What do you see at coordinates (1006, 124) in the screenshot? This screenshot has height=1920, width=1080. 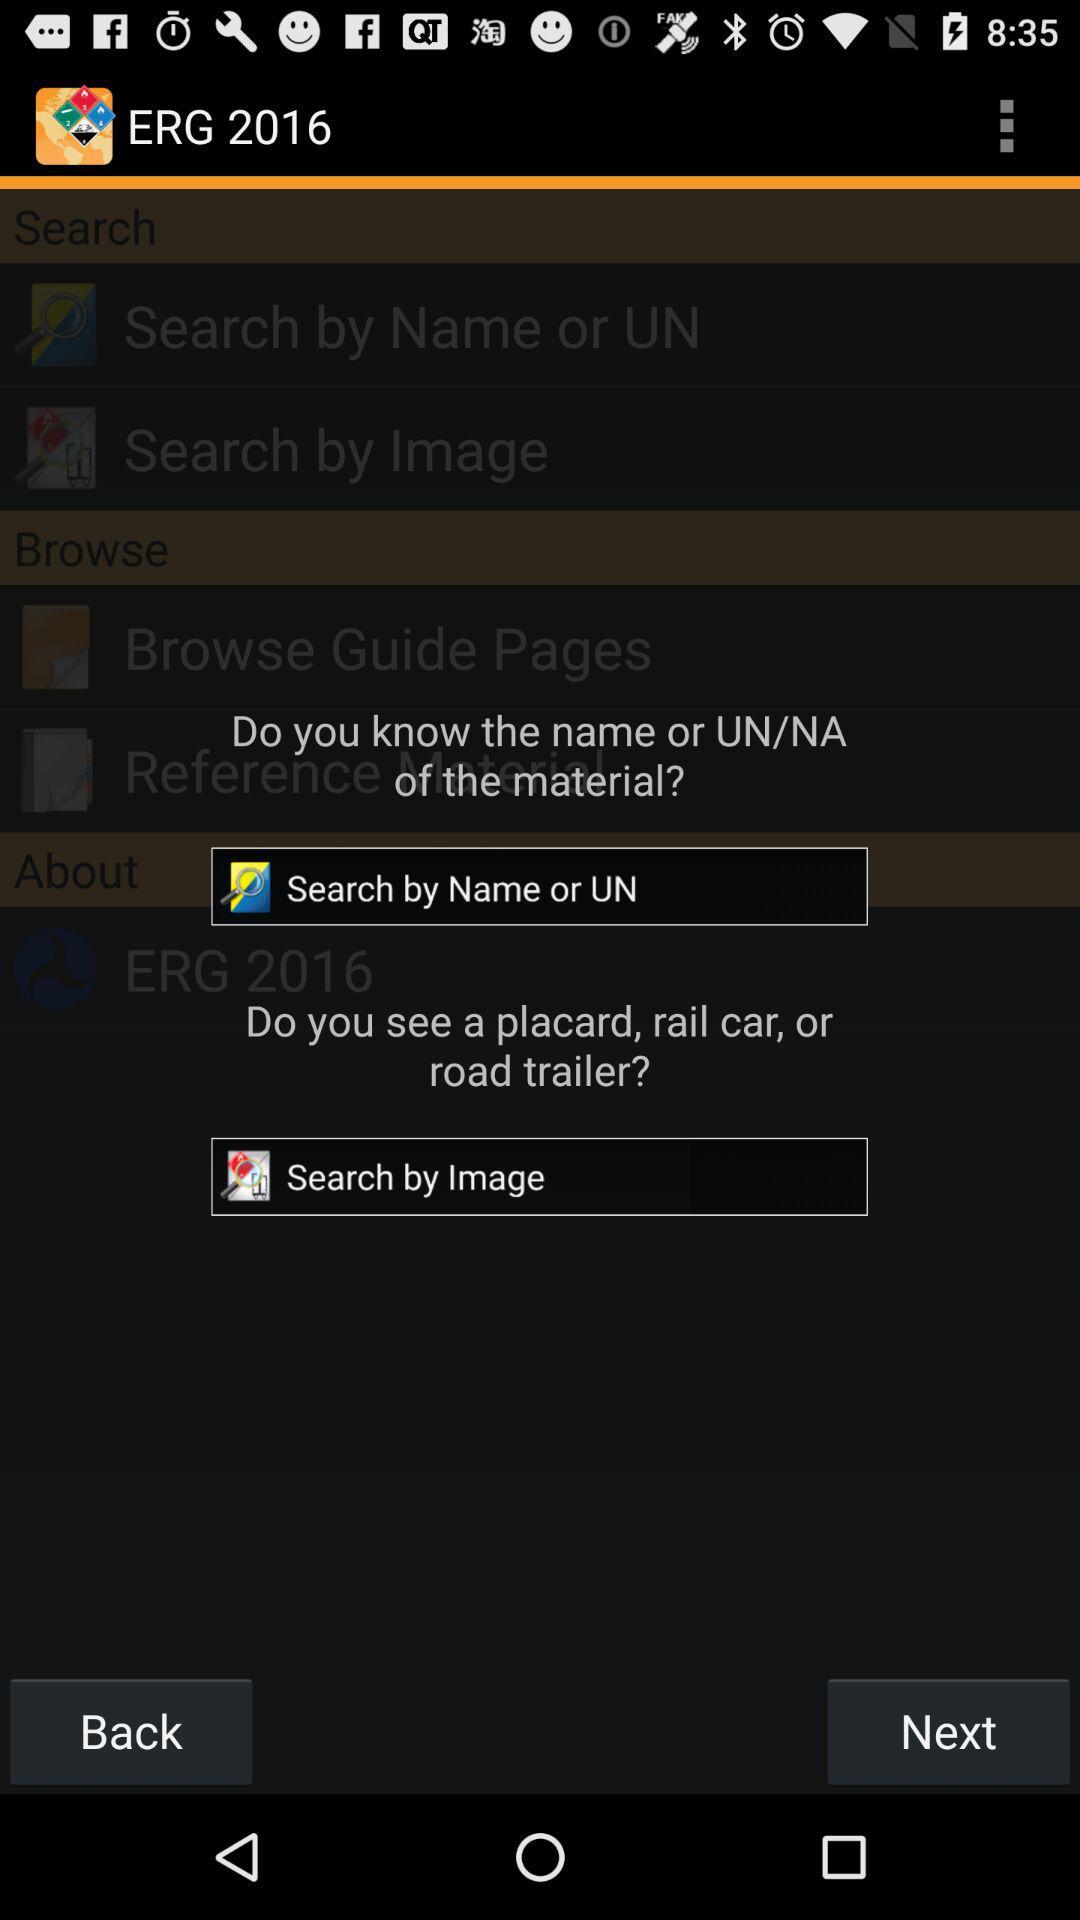 I see `the item next to the erg 2016` at bounding box center [1006, 124].